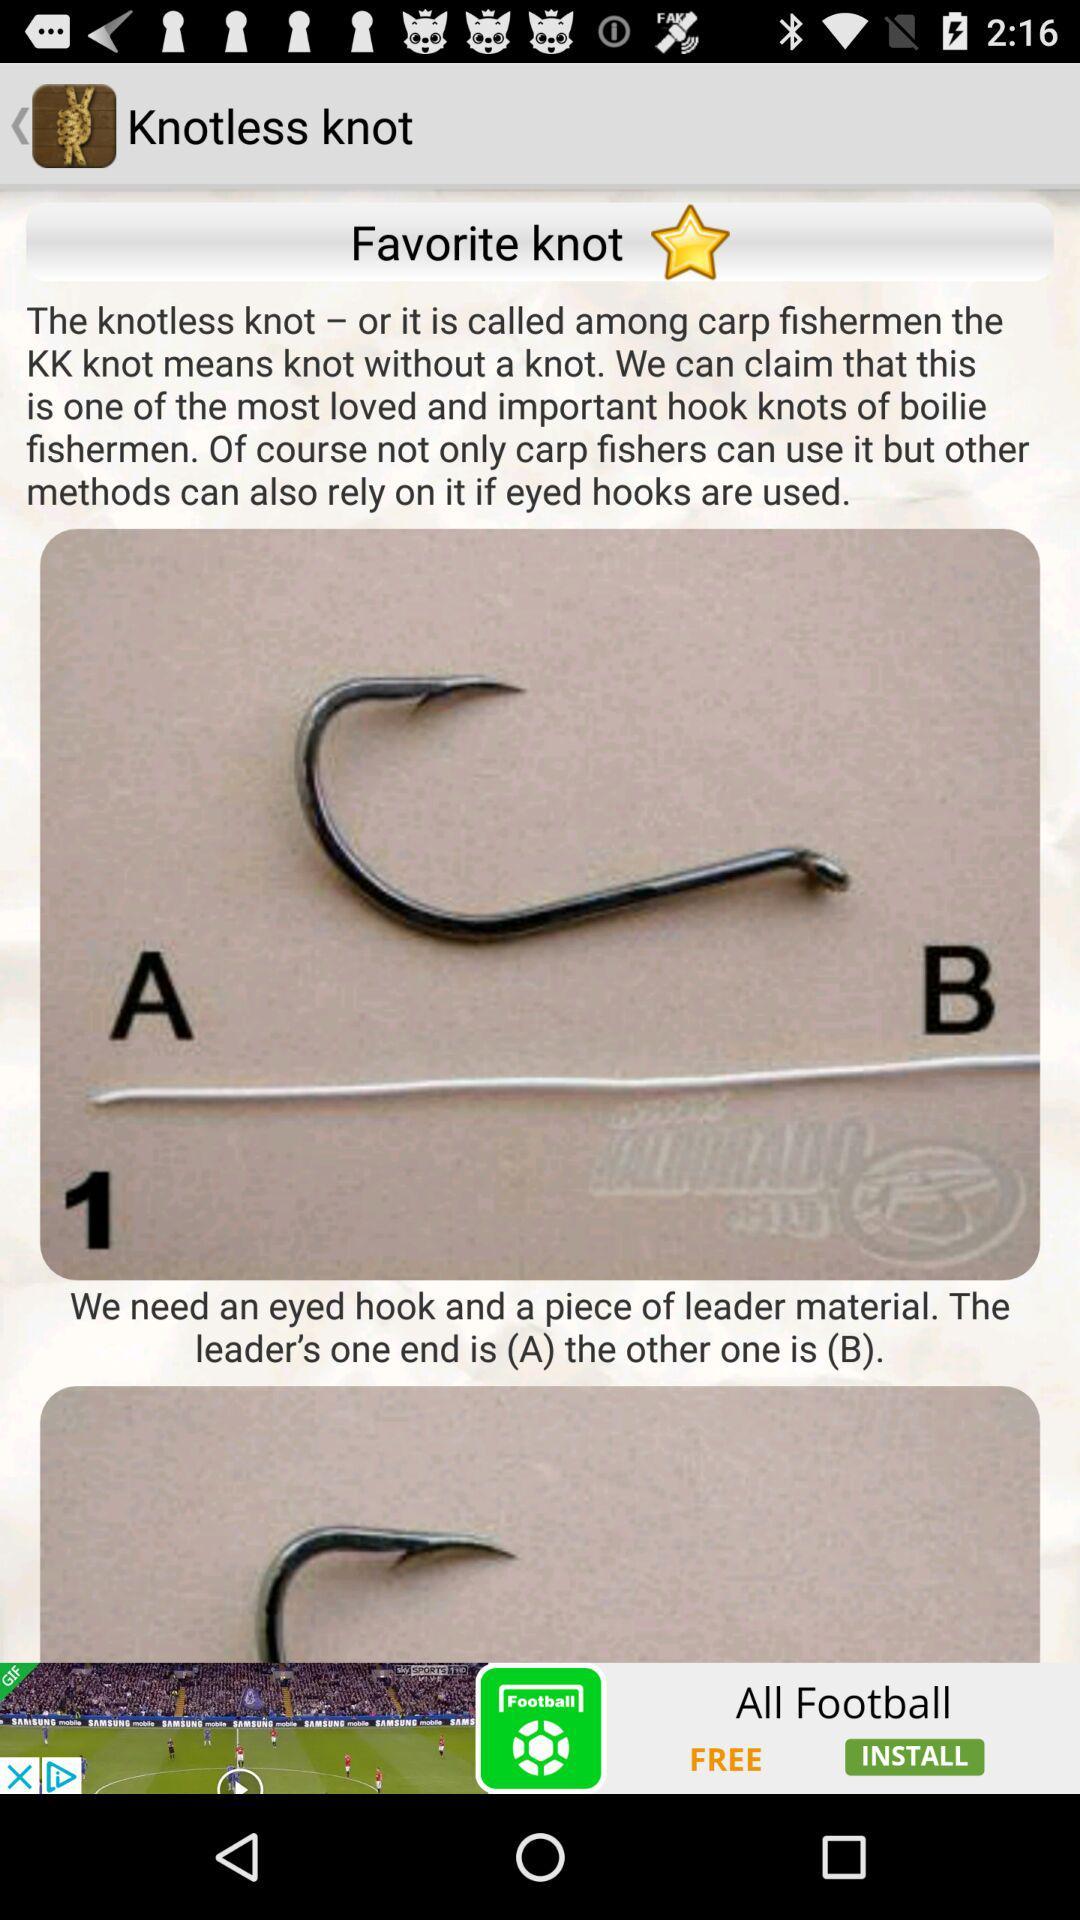 The image size is (1080, 1920). What do you see at coordinates (540, 1727) in the screenshot?
I see `advertisement` at bounding box center [540, 1727].